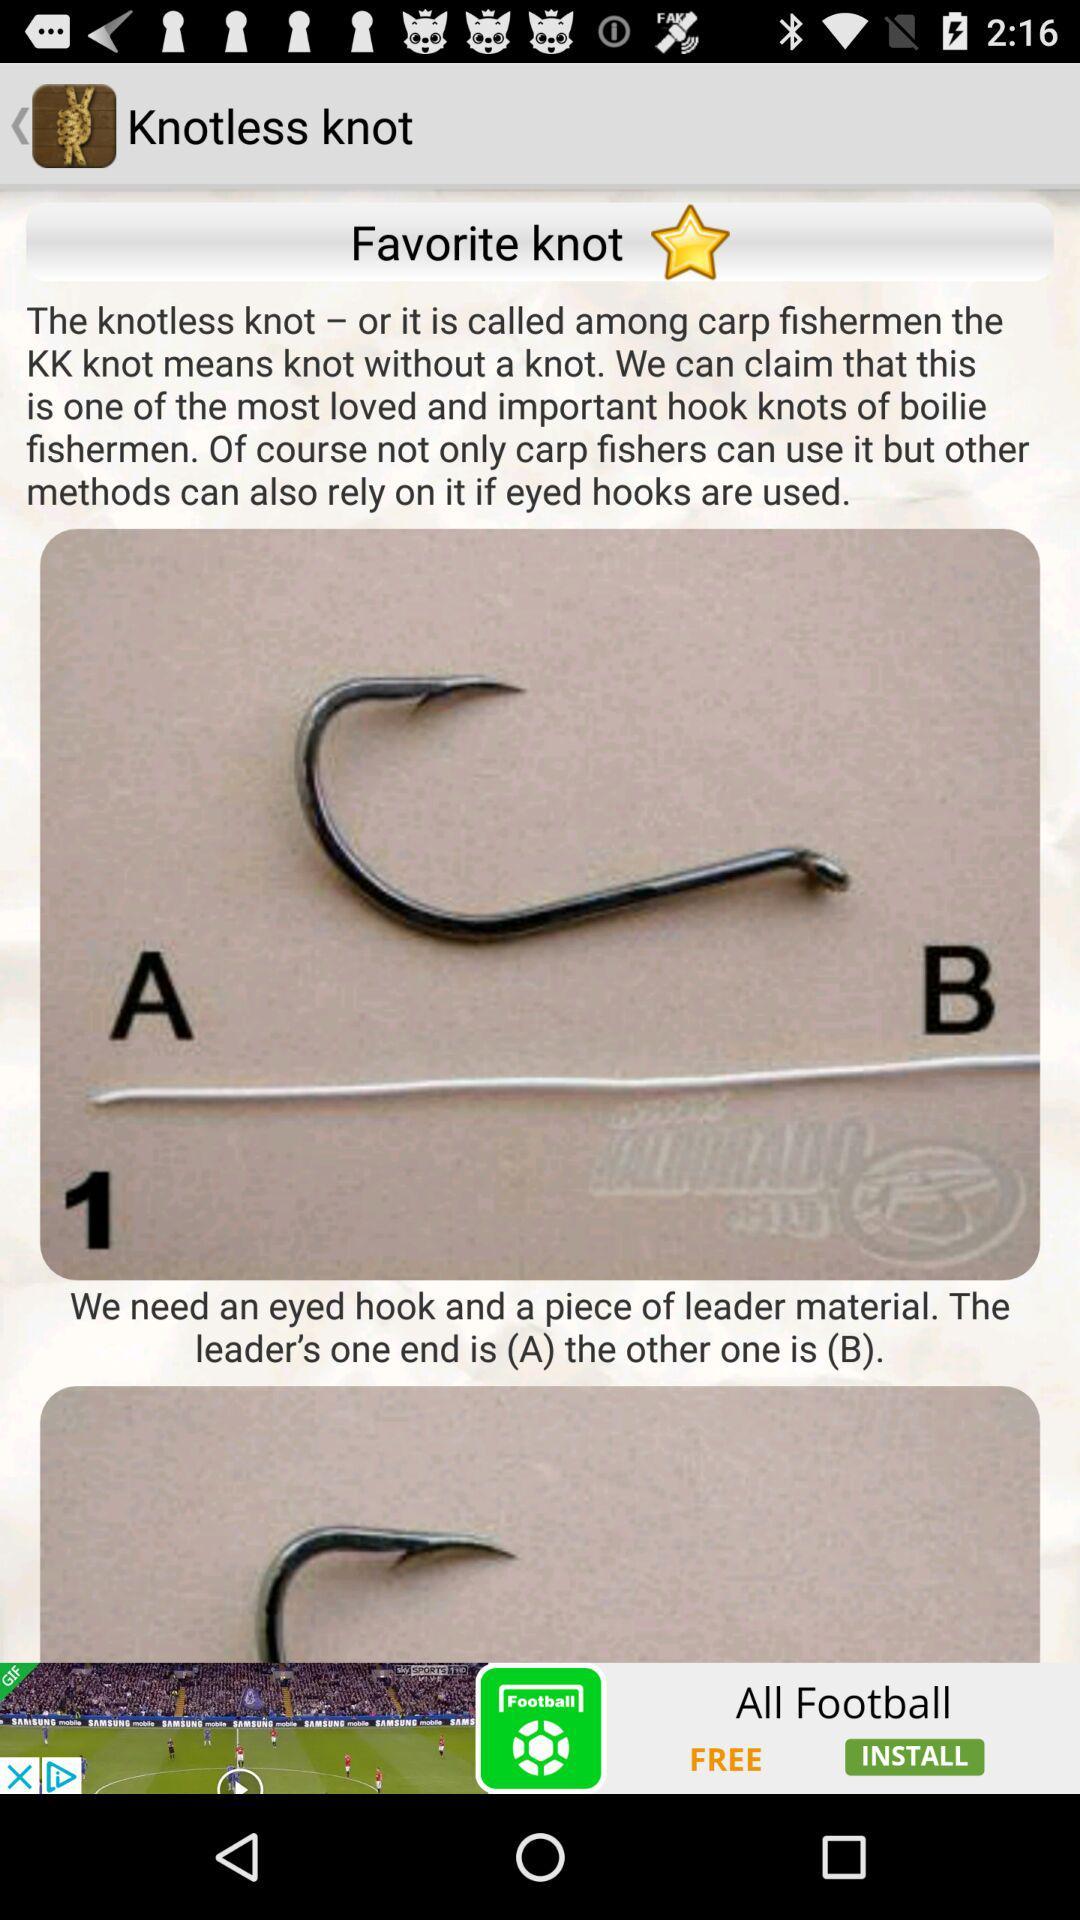 The image size is (1080, 1920). What do you see at coordinates (540, 1727) in the screenshot?
I see `advertisement` at bounding box center [540, 1727].